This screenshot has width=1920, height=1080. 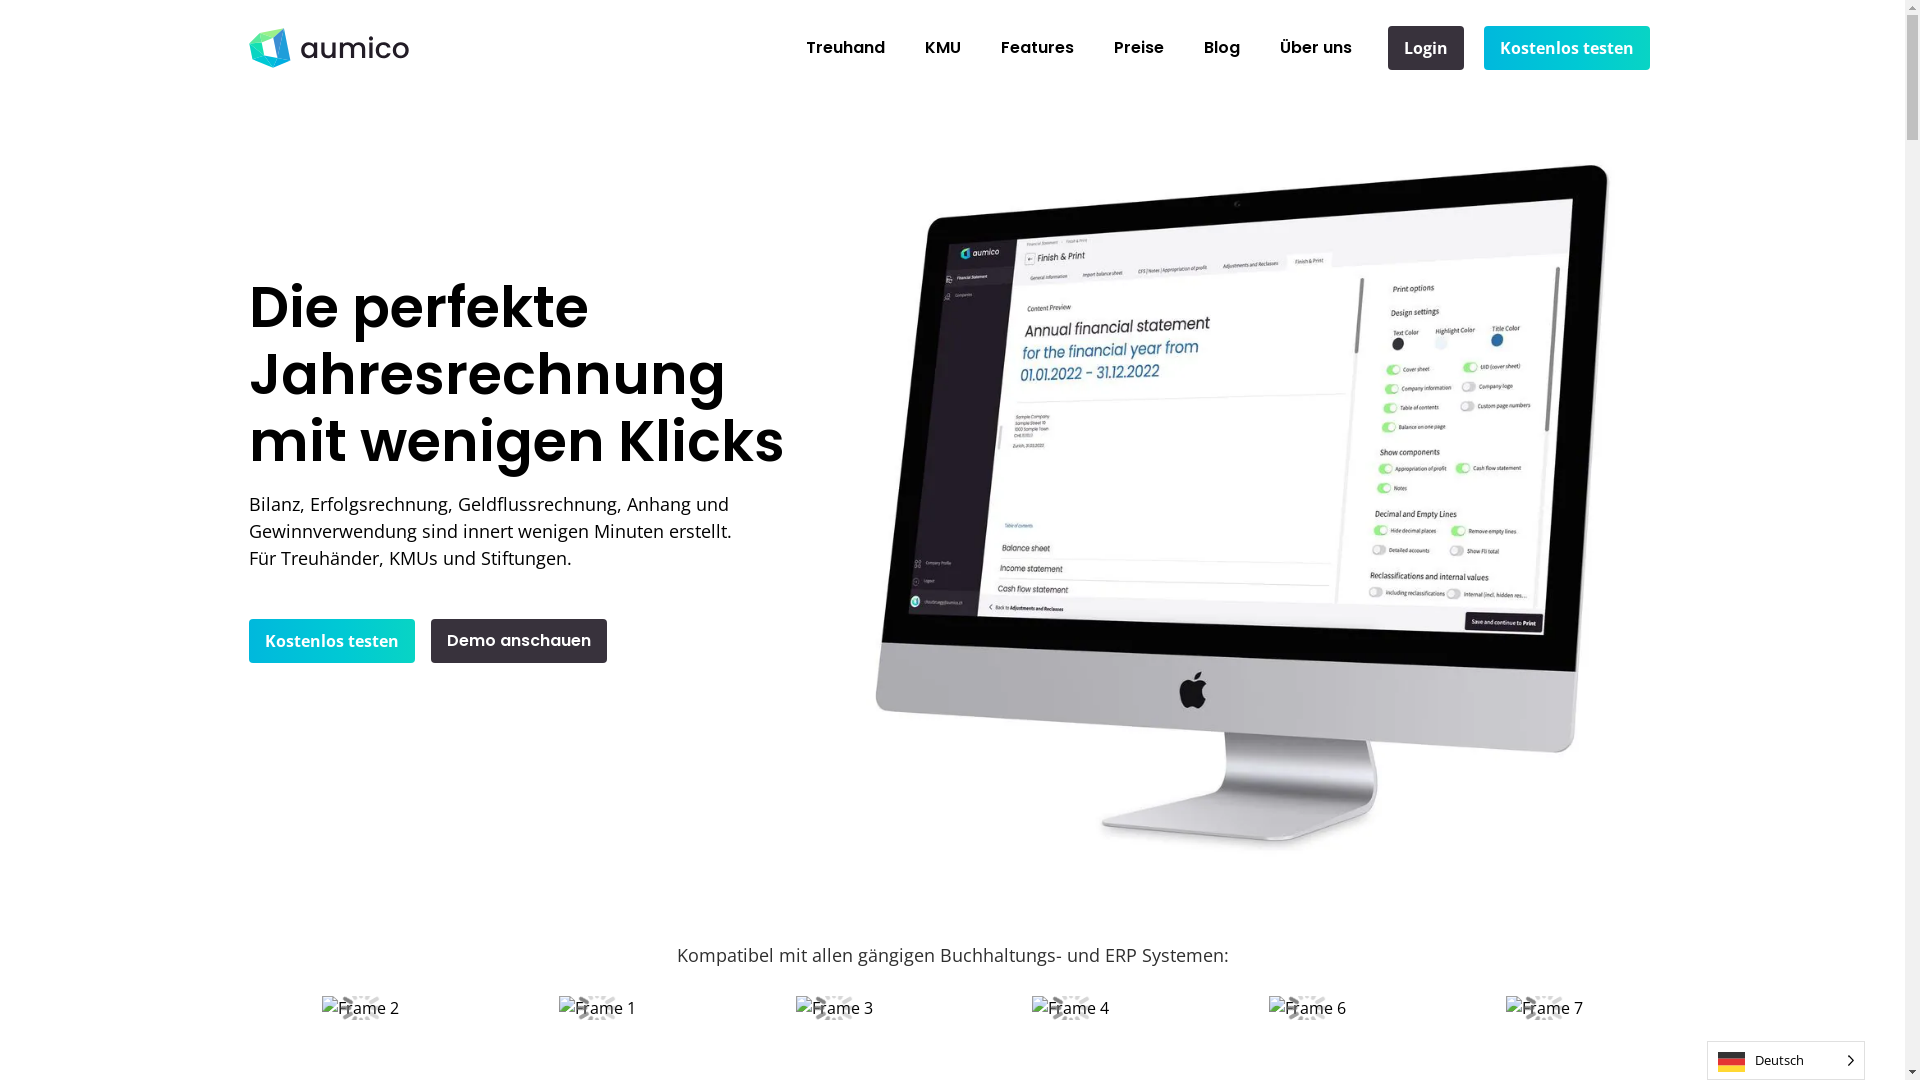 I want to click on 'Login', so click(x=1386, y=46).